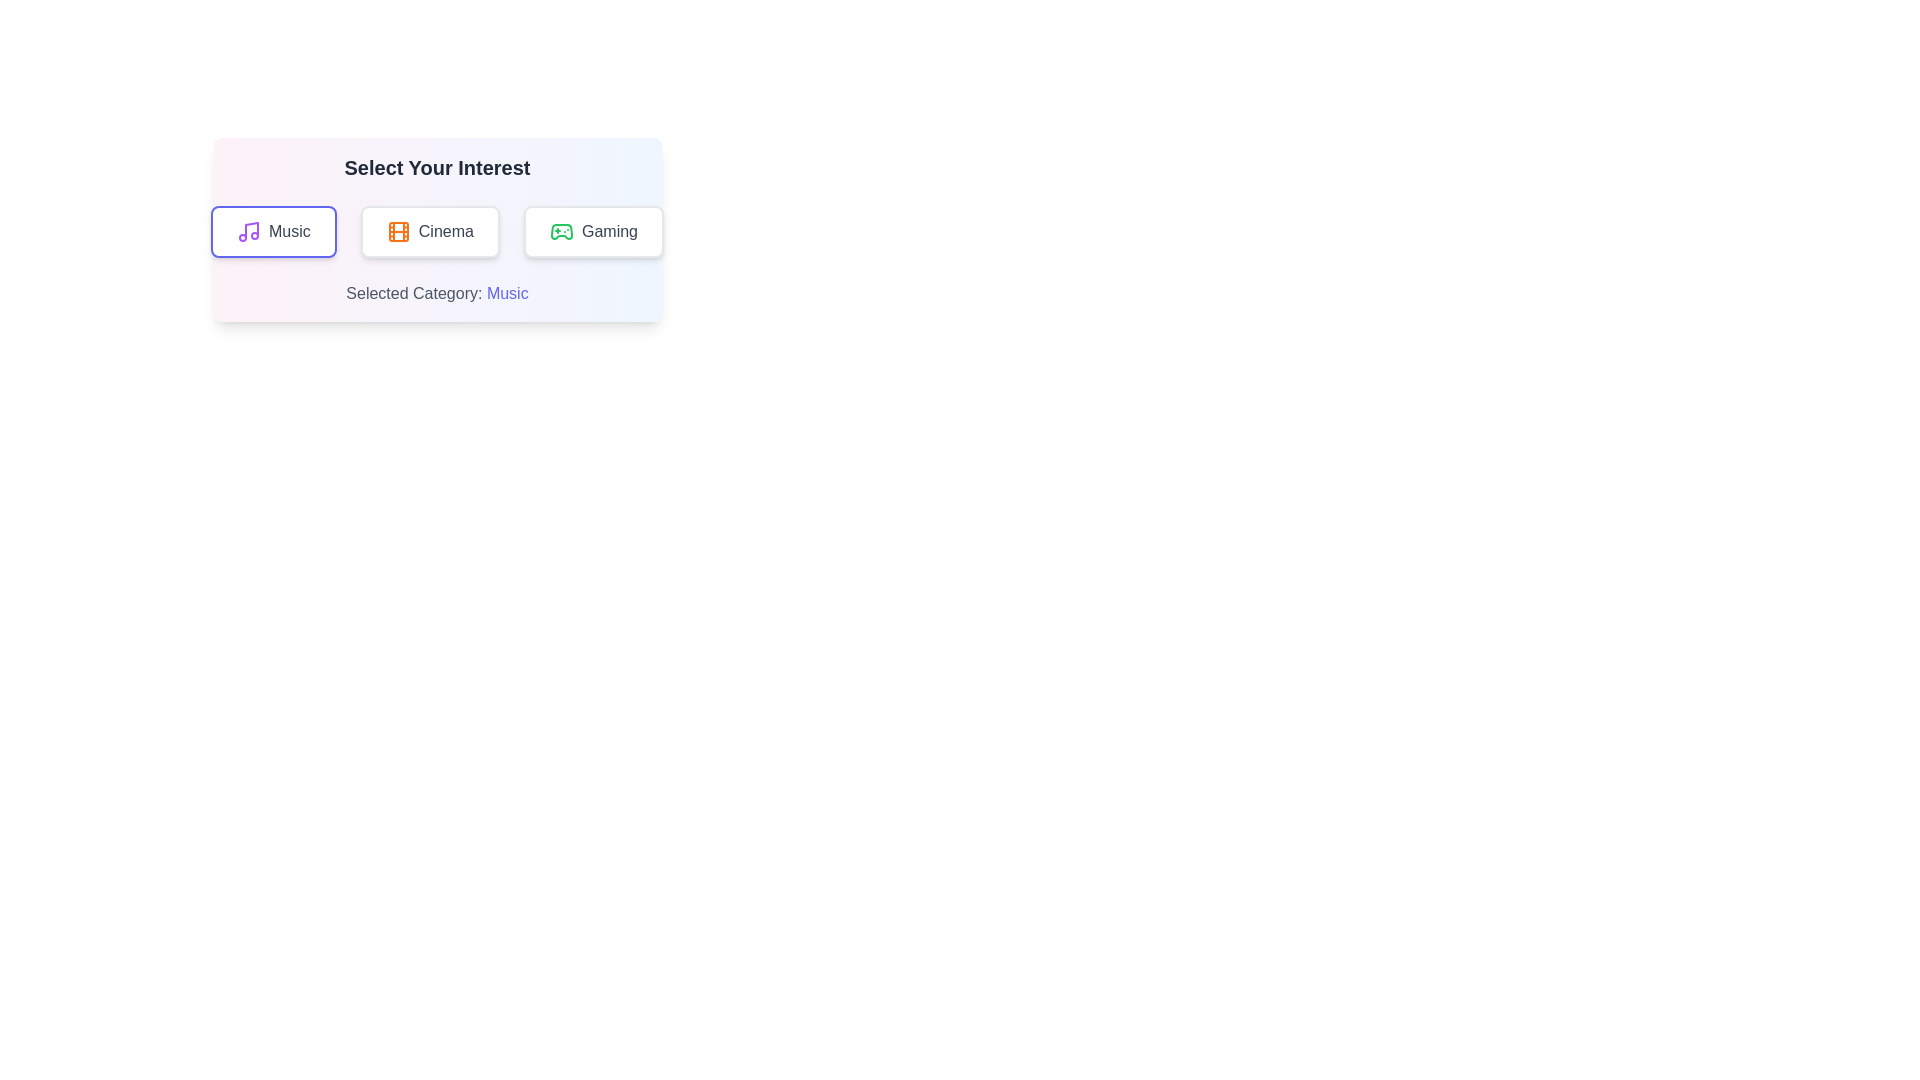 Image resolution: width=1920 pixels, height=1080 pixels. Describe the element at coordinates (592, 230) in the screenshot. I see `the button labeled Gaming to view its hover effect` at that location.